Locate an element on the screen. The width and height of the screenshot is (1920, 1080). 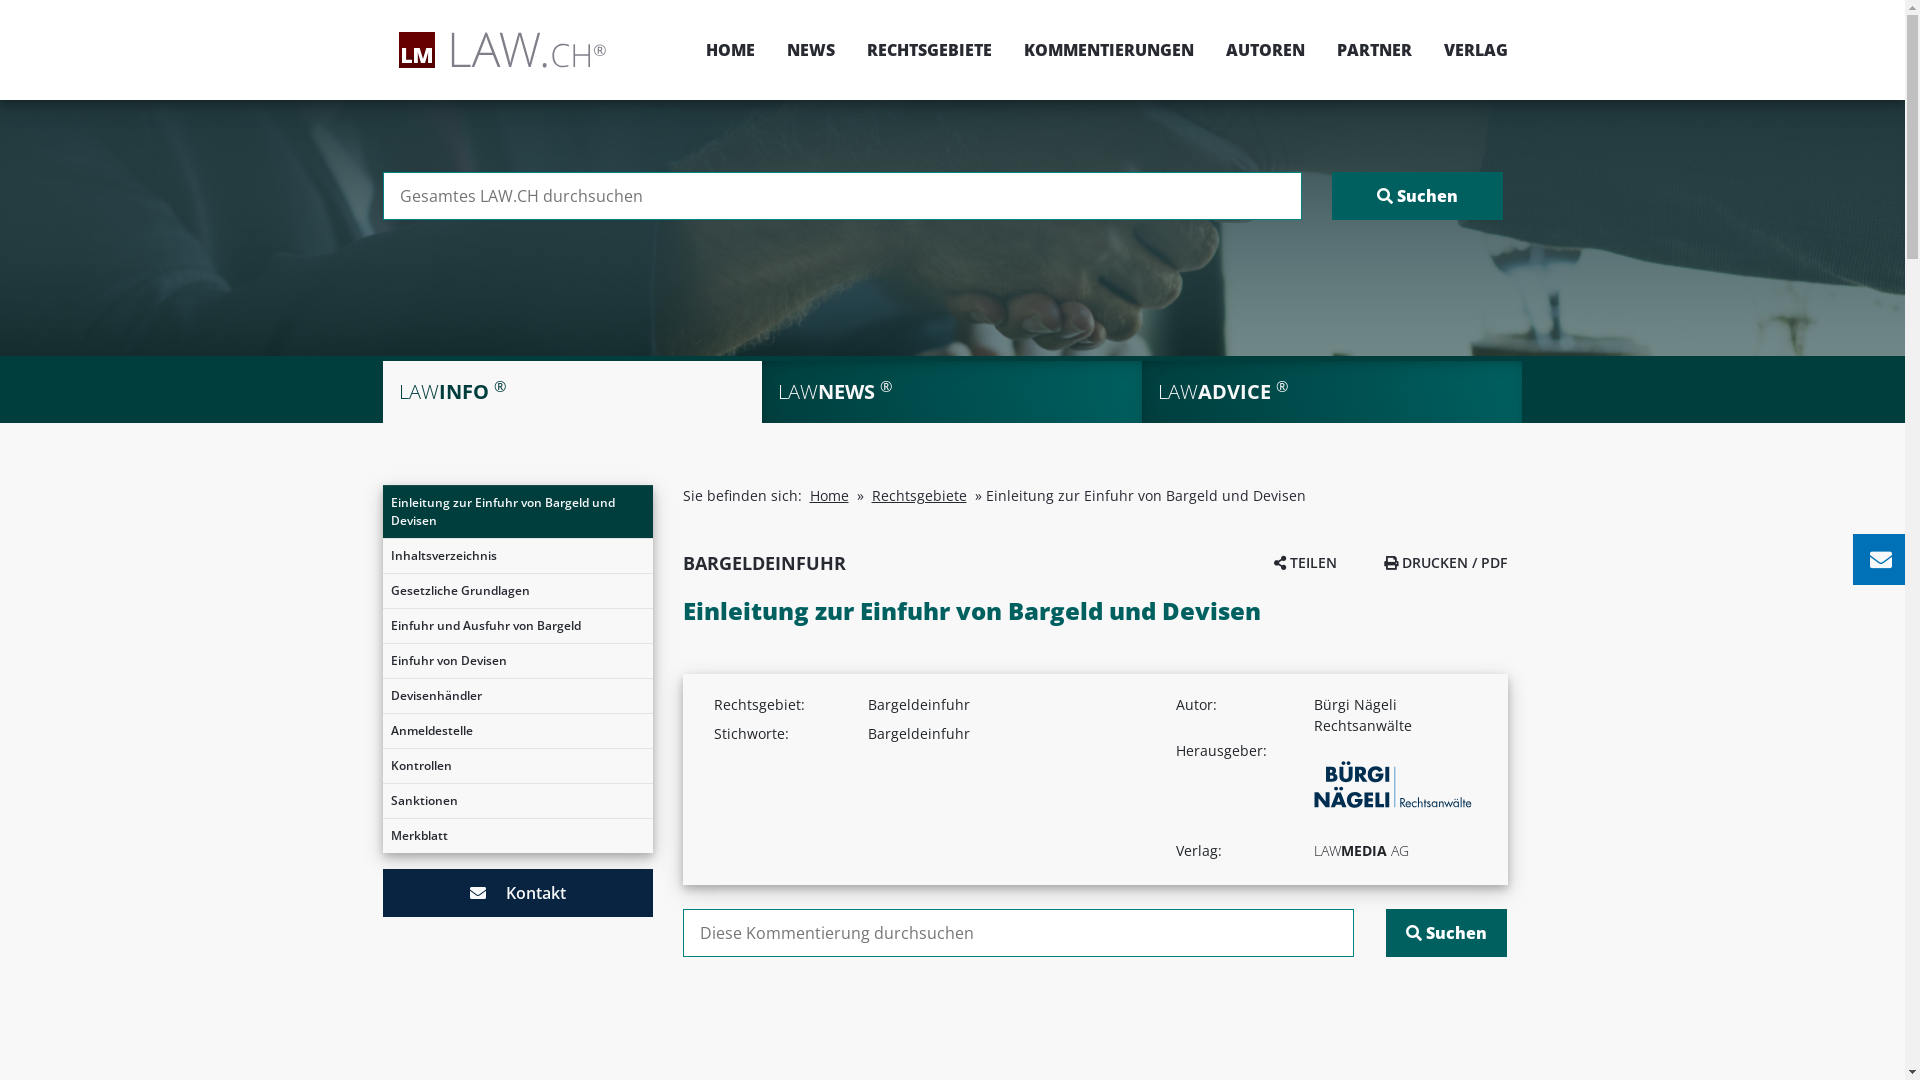
' TEILEN' is located at coordinates (1305, 562).